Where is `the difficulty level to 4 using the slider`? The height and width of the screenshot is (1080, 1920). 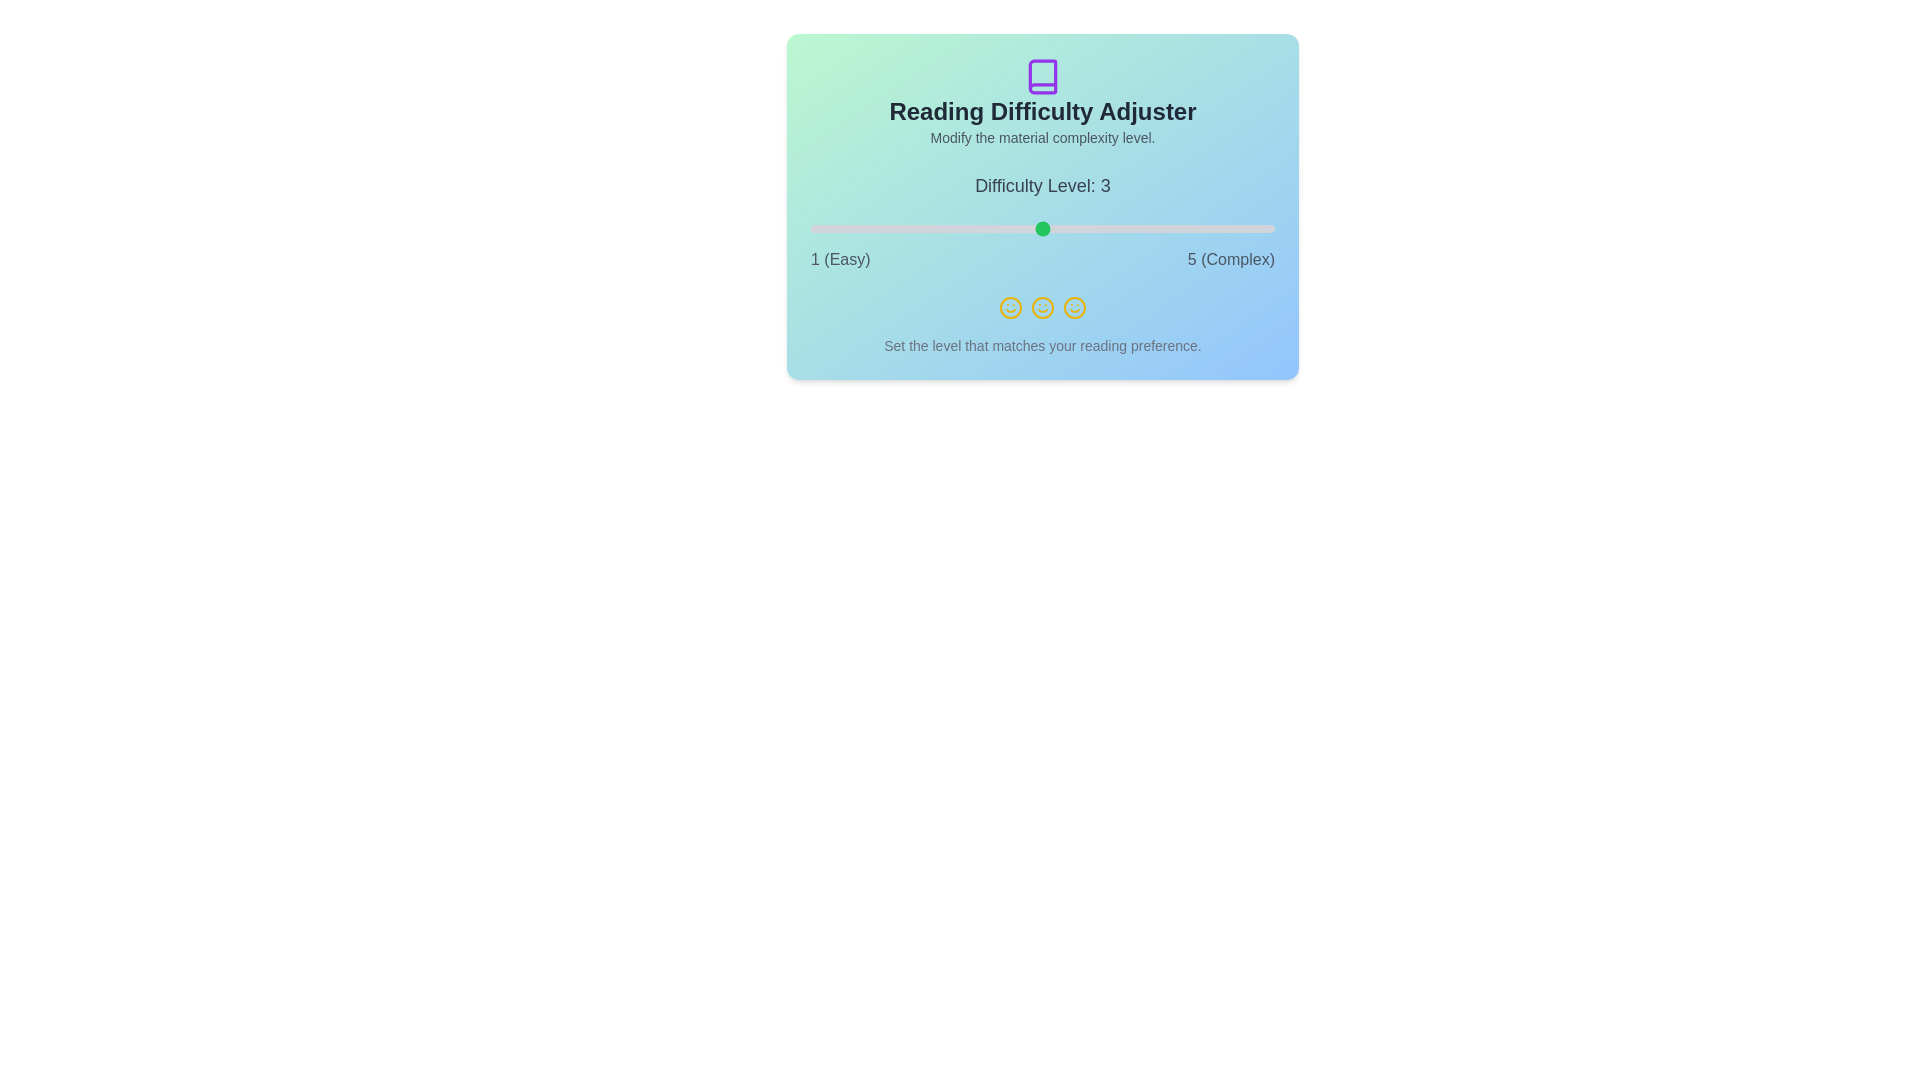
the difficulty level to 4 using the slider is located at coordinates (1158, 227).